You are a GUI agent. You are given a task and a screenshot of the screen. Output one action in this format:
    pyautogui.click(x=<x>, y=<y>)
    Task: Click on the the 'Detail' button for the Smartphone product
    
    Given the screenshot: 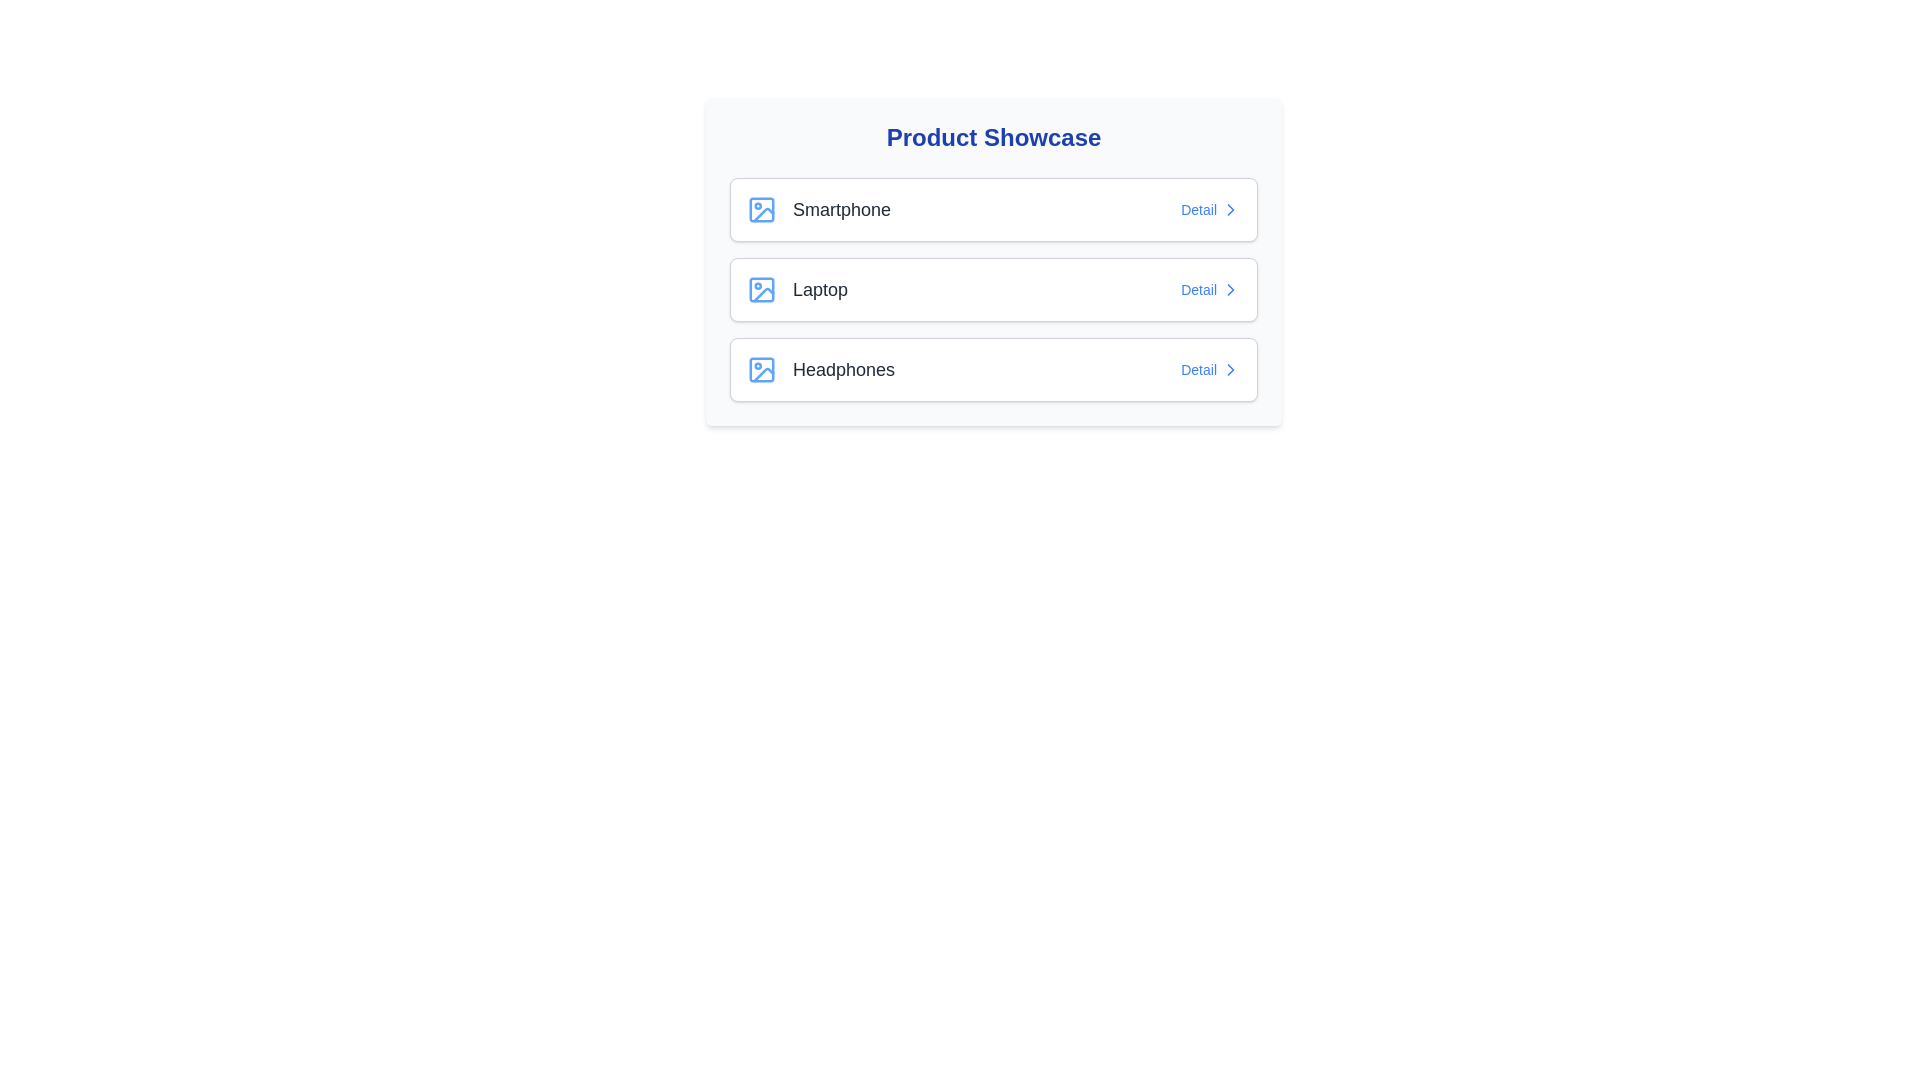 What is the action you would take?
    pyautogui.click(x=1209, y=209)
    